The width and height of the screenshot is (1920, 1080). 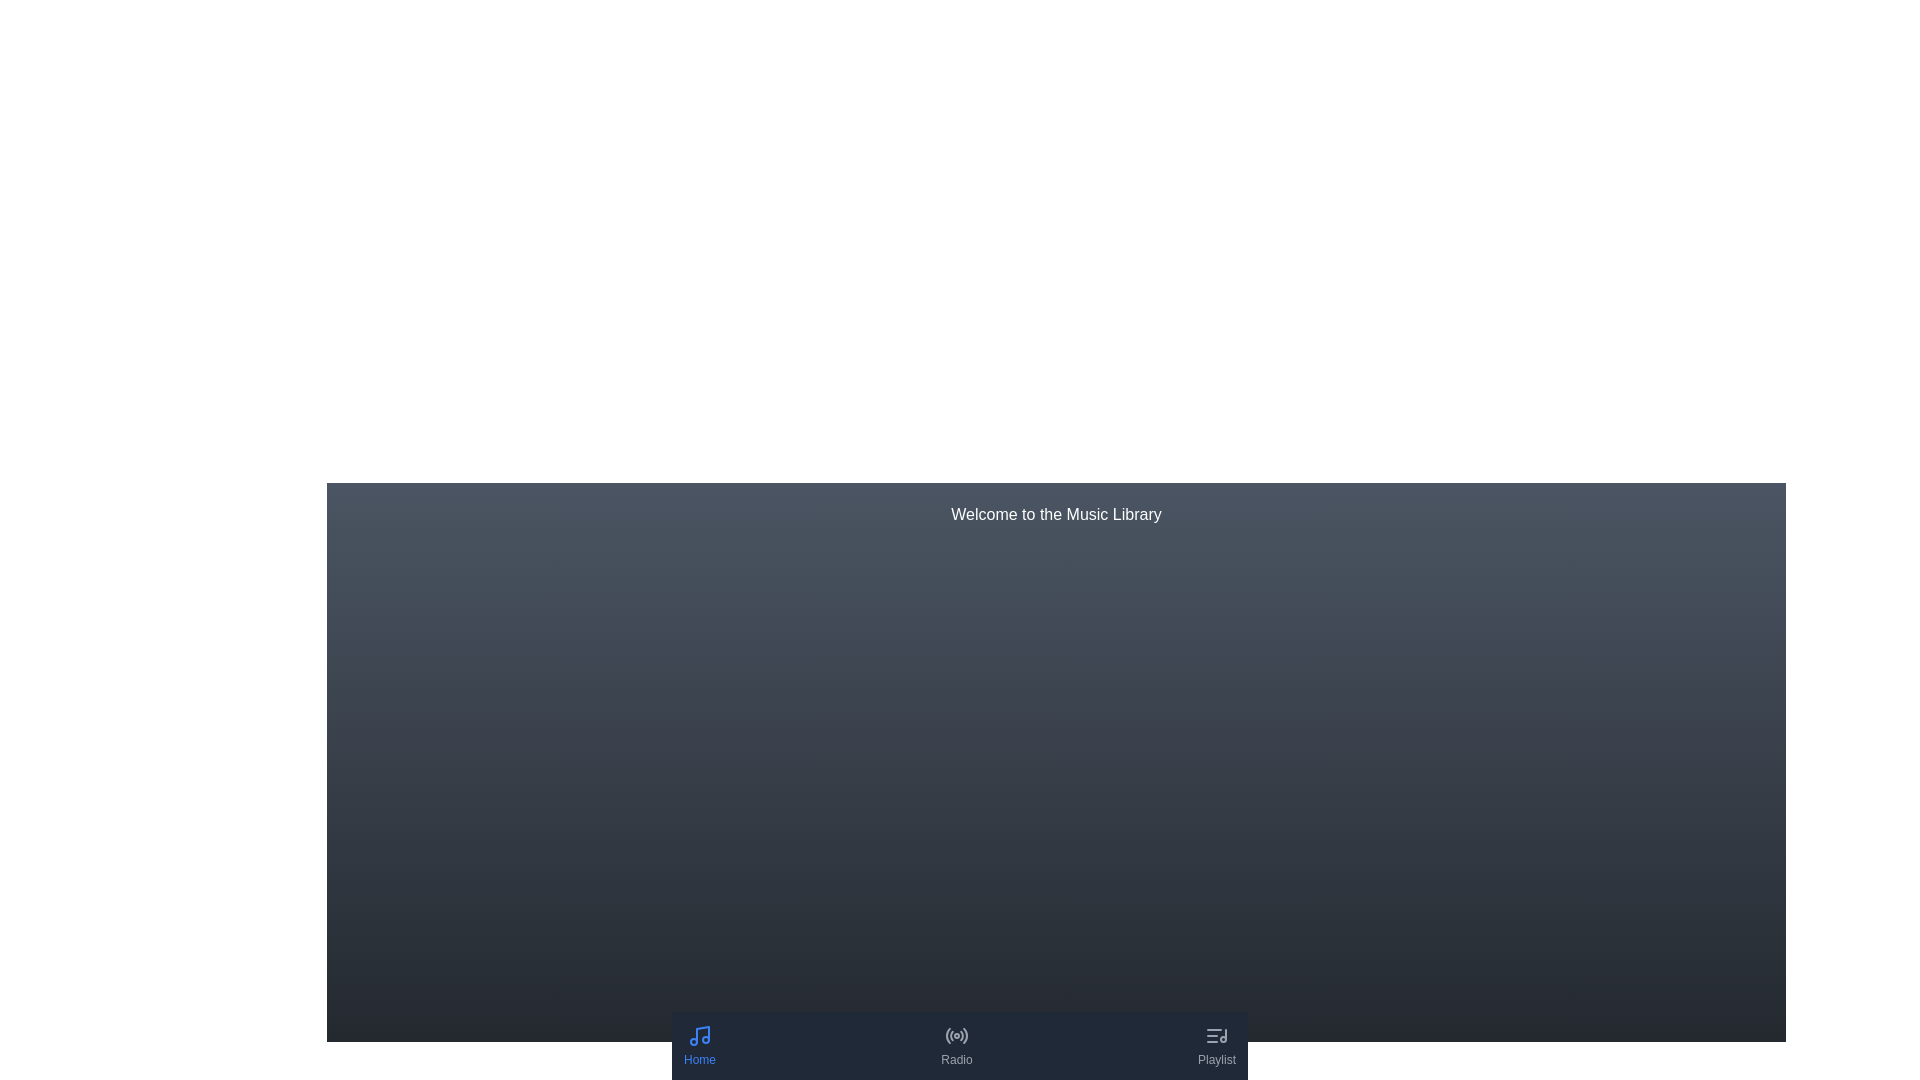 What do you see at coordinates (702, 1033) in the screenshot?
I see `the vertical stem section of the music note icon located in the bottom-left corner of the graphical representation` at bounding box center [702, 1033].